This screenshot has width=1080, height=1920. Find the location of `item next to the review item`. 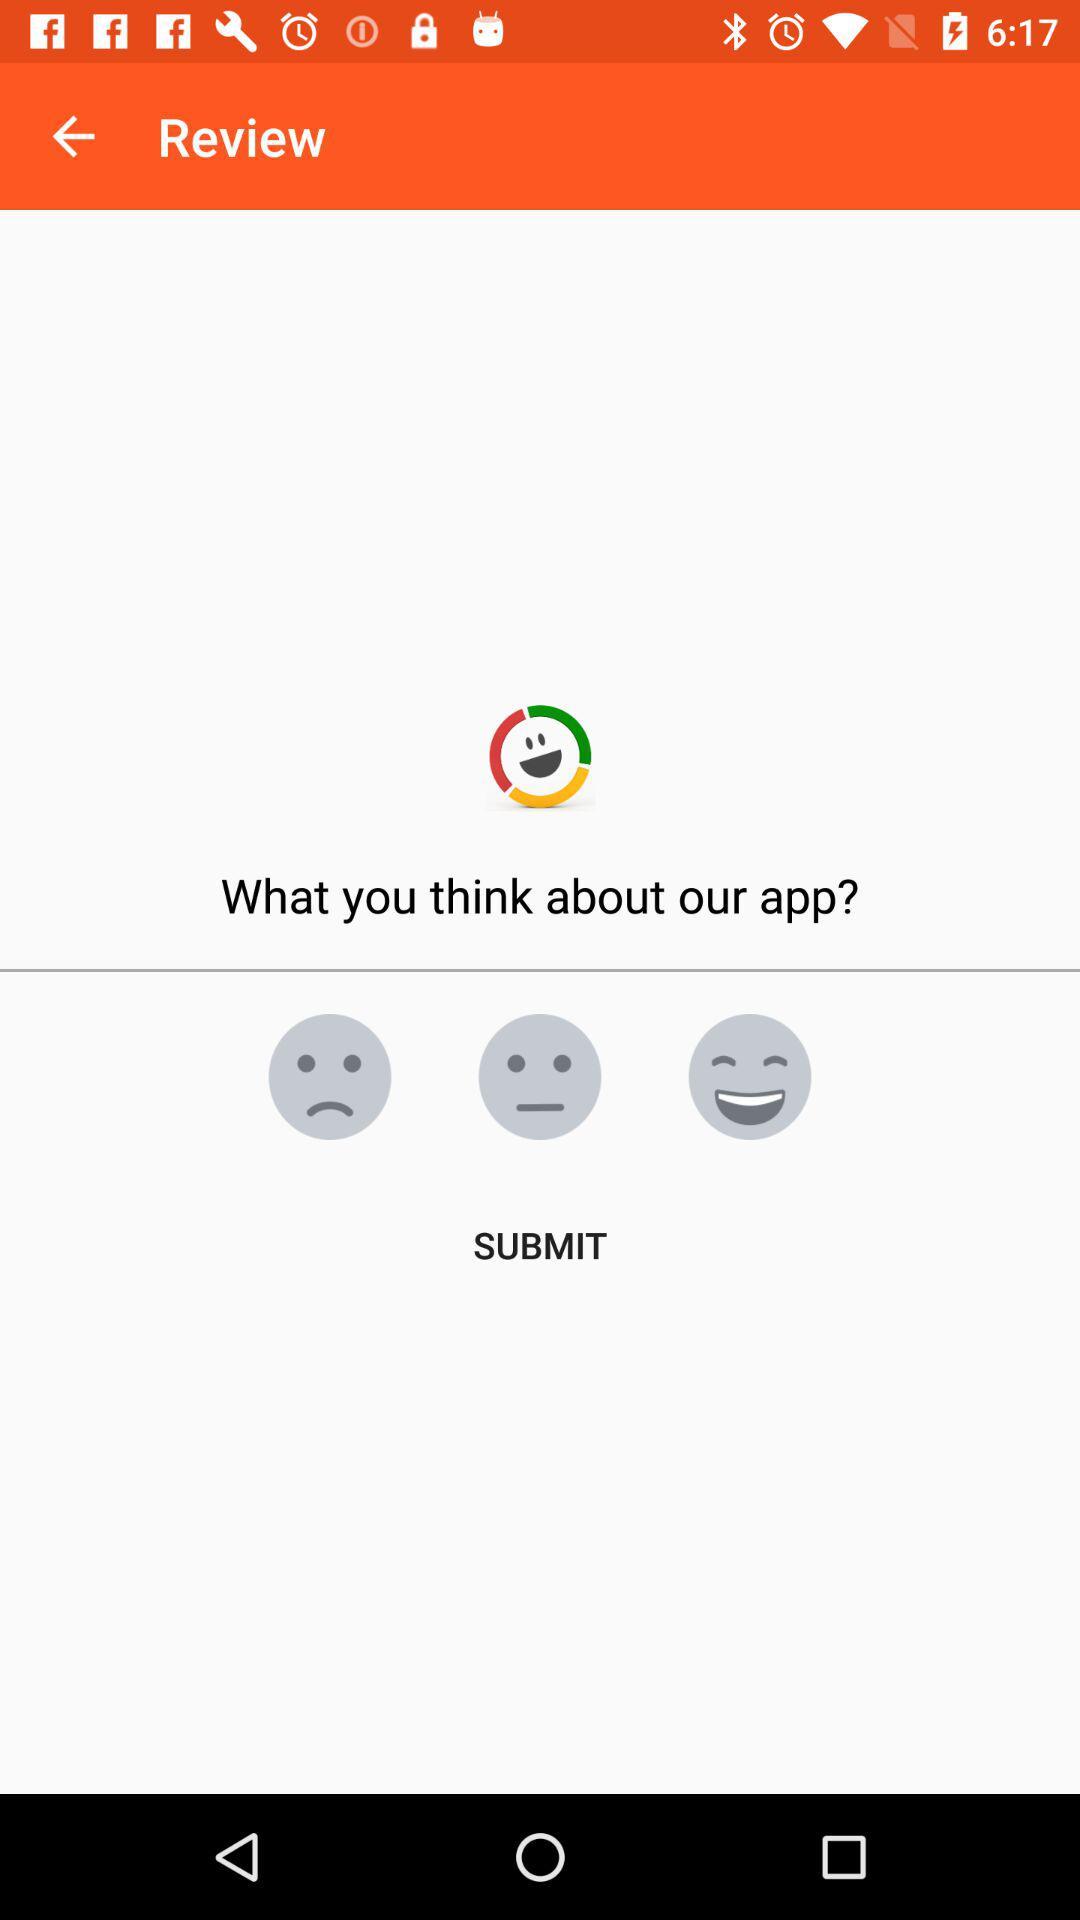

item next to the review item is located at coordinates (72, 135).